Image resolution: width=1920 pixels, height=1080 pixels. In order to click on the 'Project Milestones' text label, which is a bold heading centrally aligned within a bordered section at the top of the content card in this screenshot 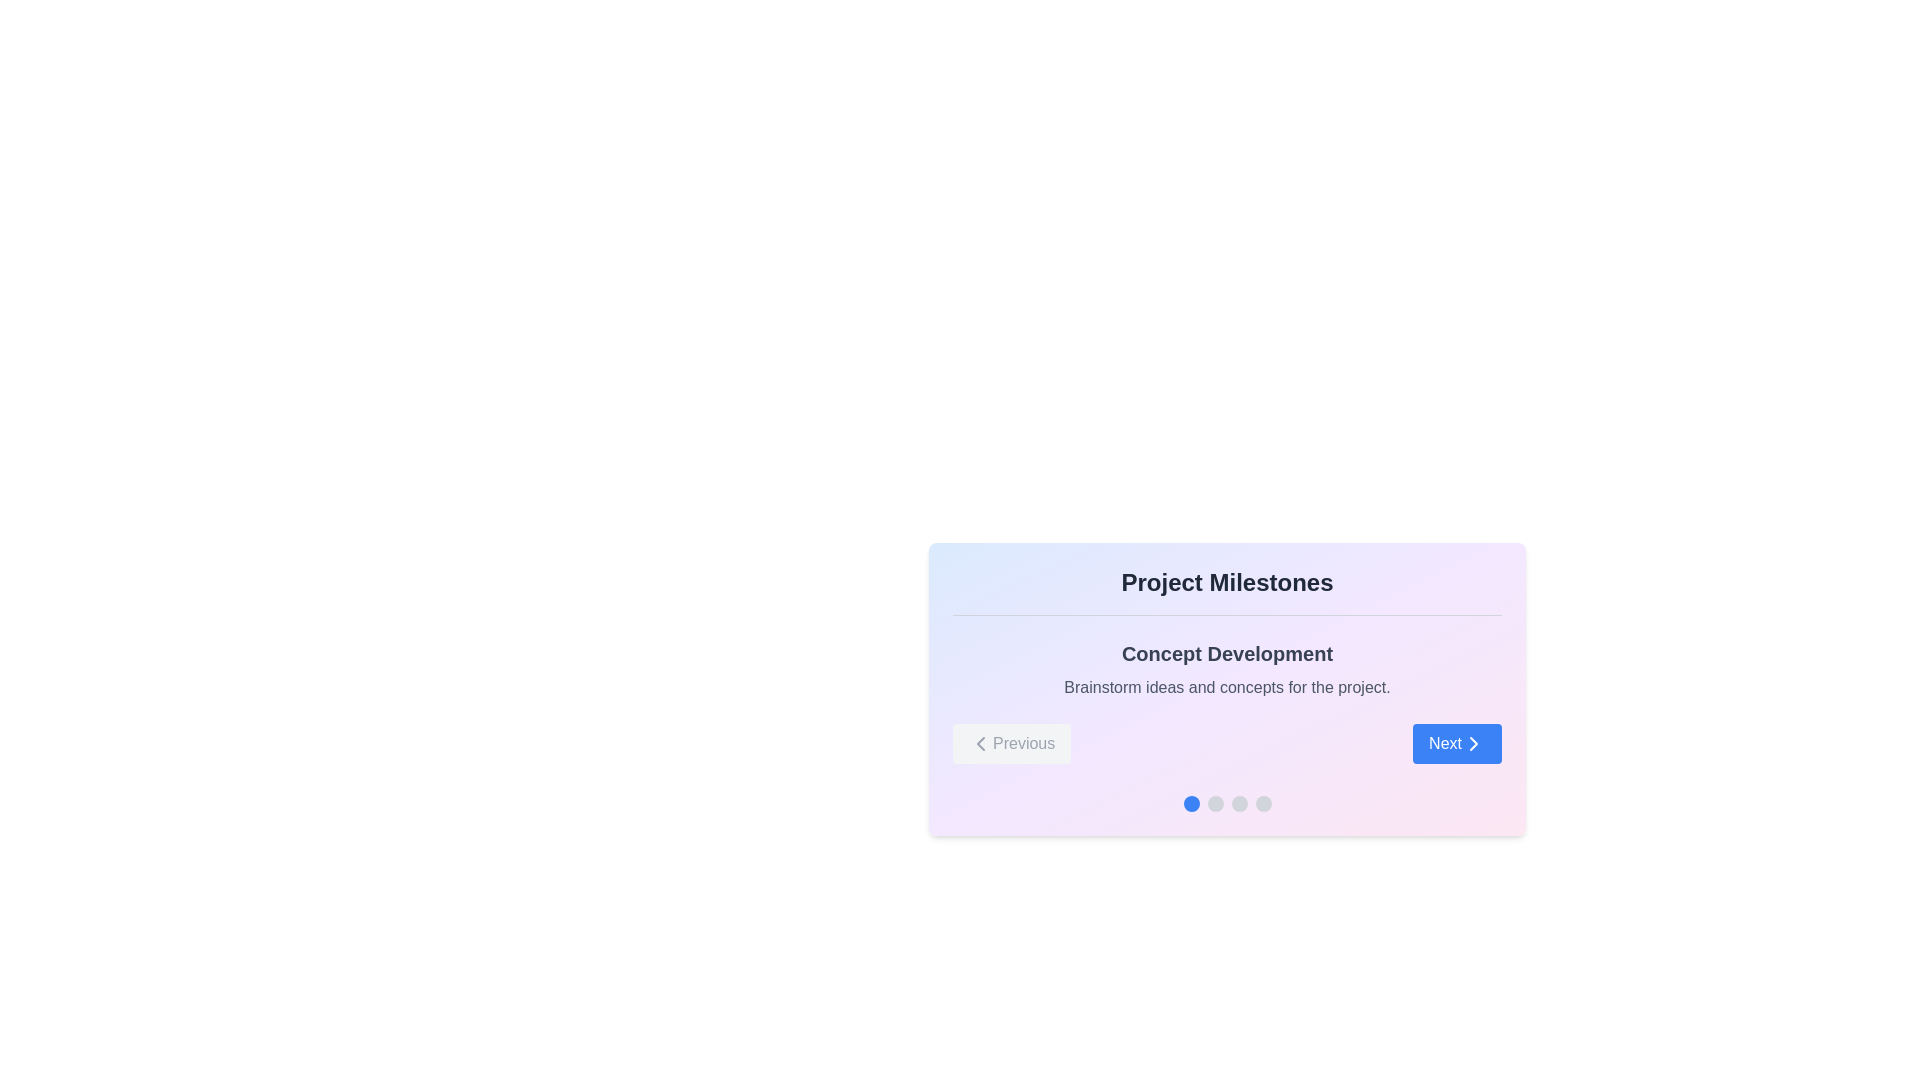, I will do `click(1226, 582)`.